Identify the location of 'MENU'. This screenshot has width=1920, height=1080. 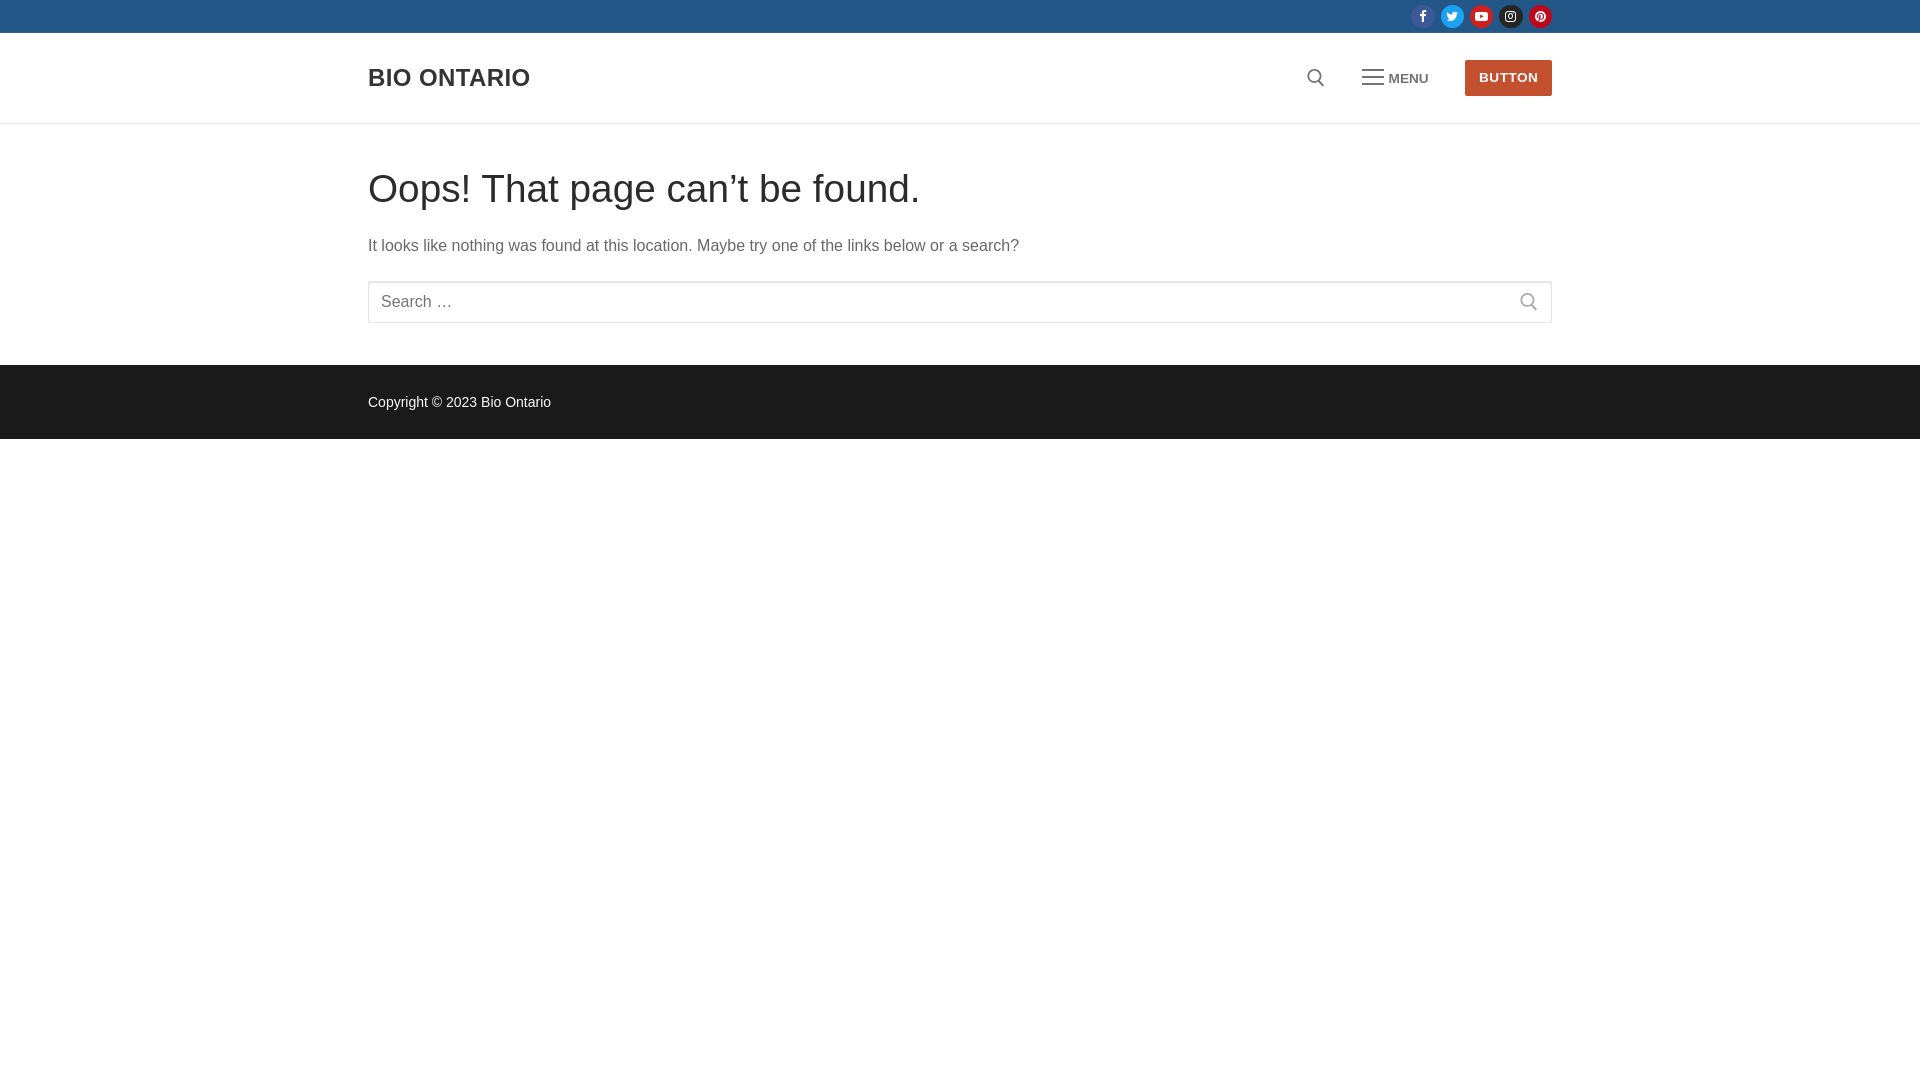
(1394, 76).